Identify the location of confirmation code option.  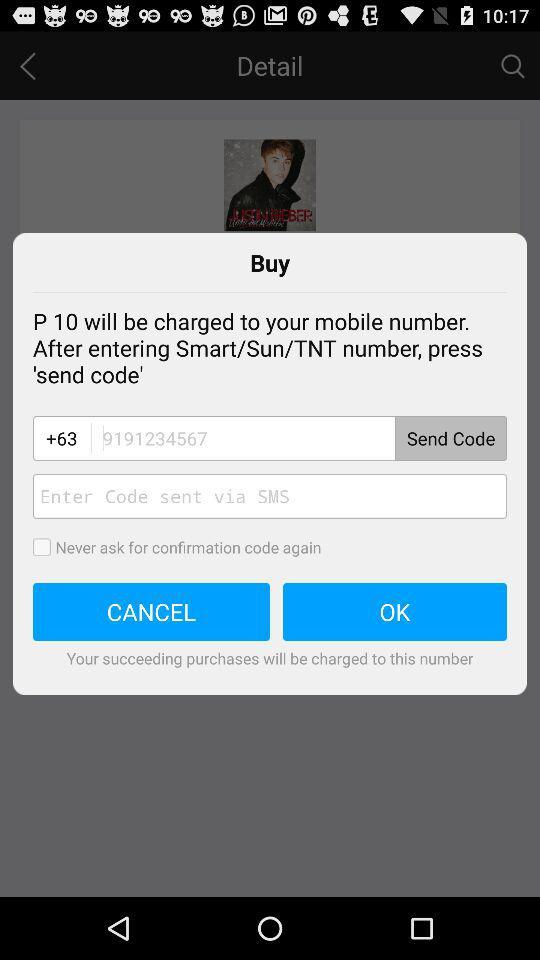
(48, 547).